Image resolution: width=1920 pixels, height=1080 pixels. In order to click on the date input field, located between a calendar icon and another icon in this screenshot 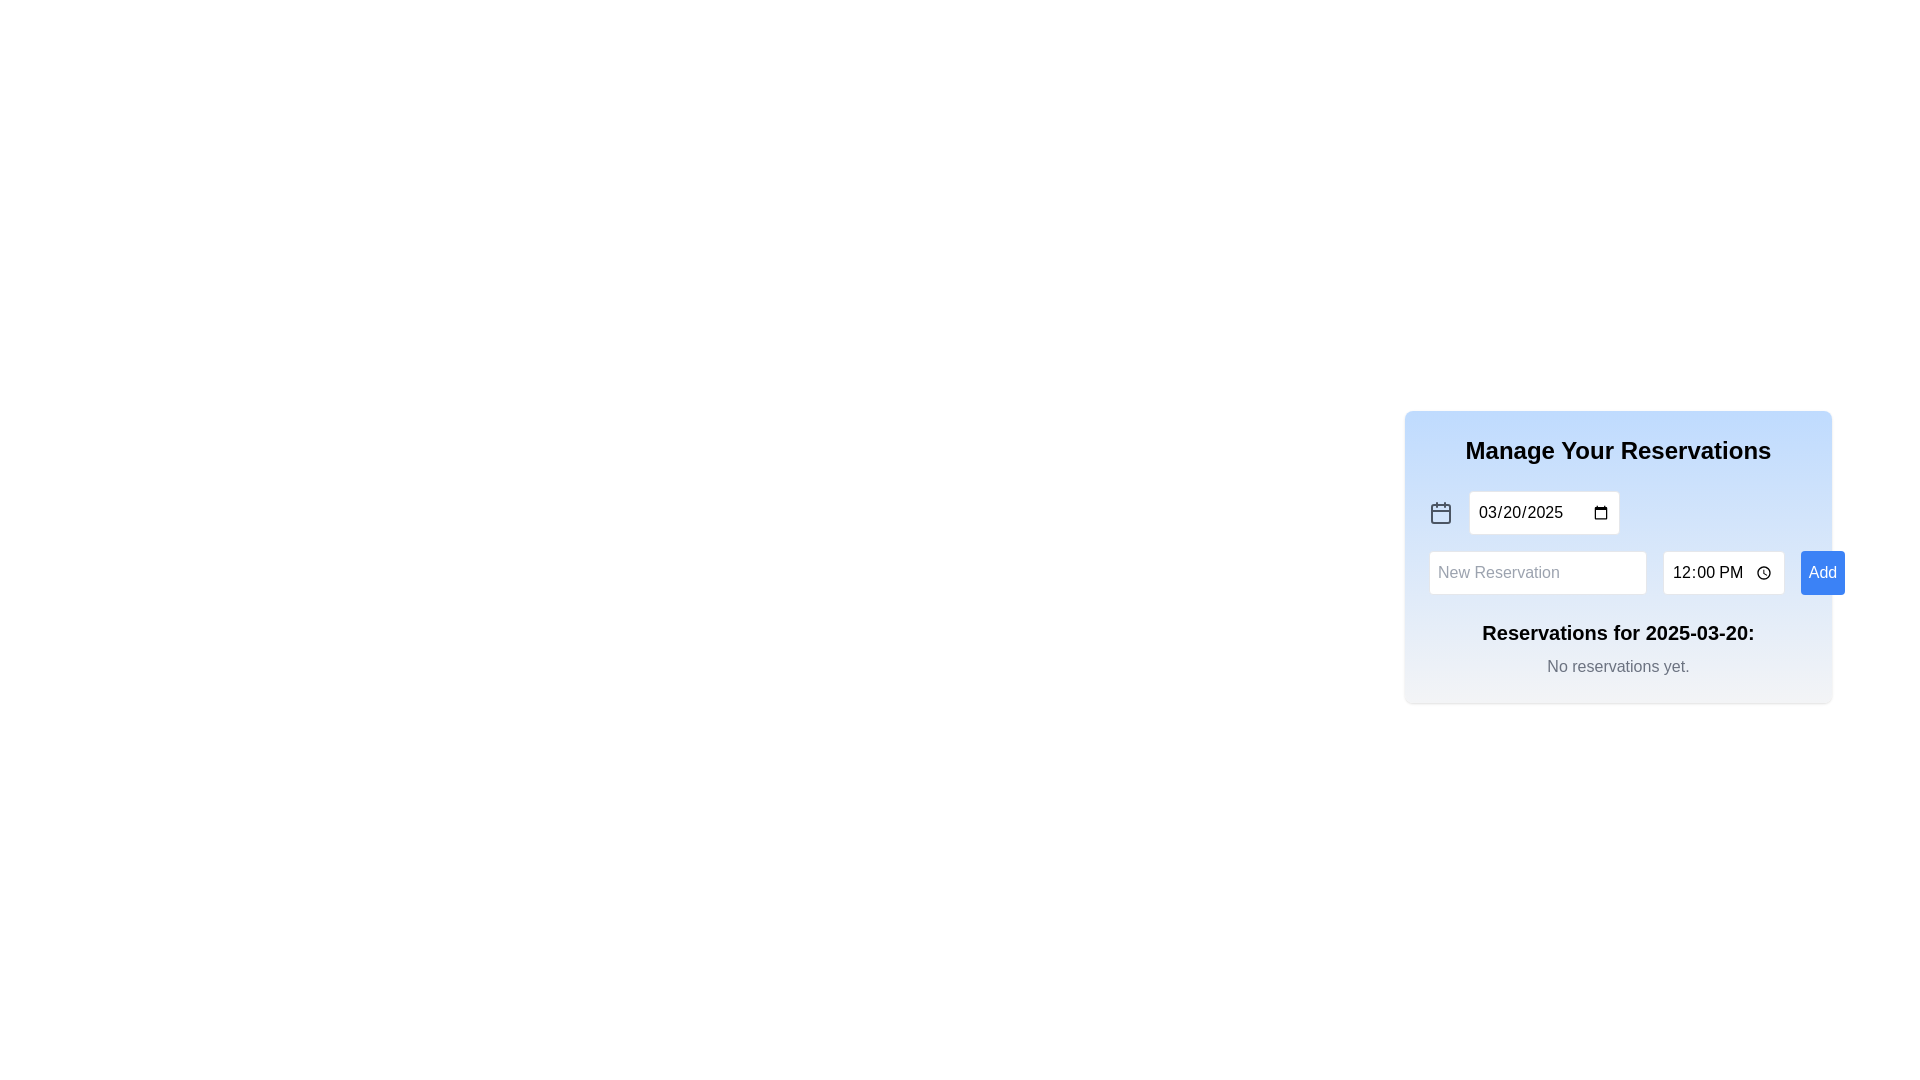, I will do `click(1543, 512)`.